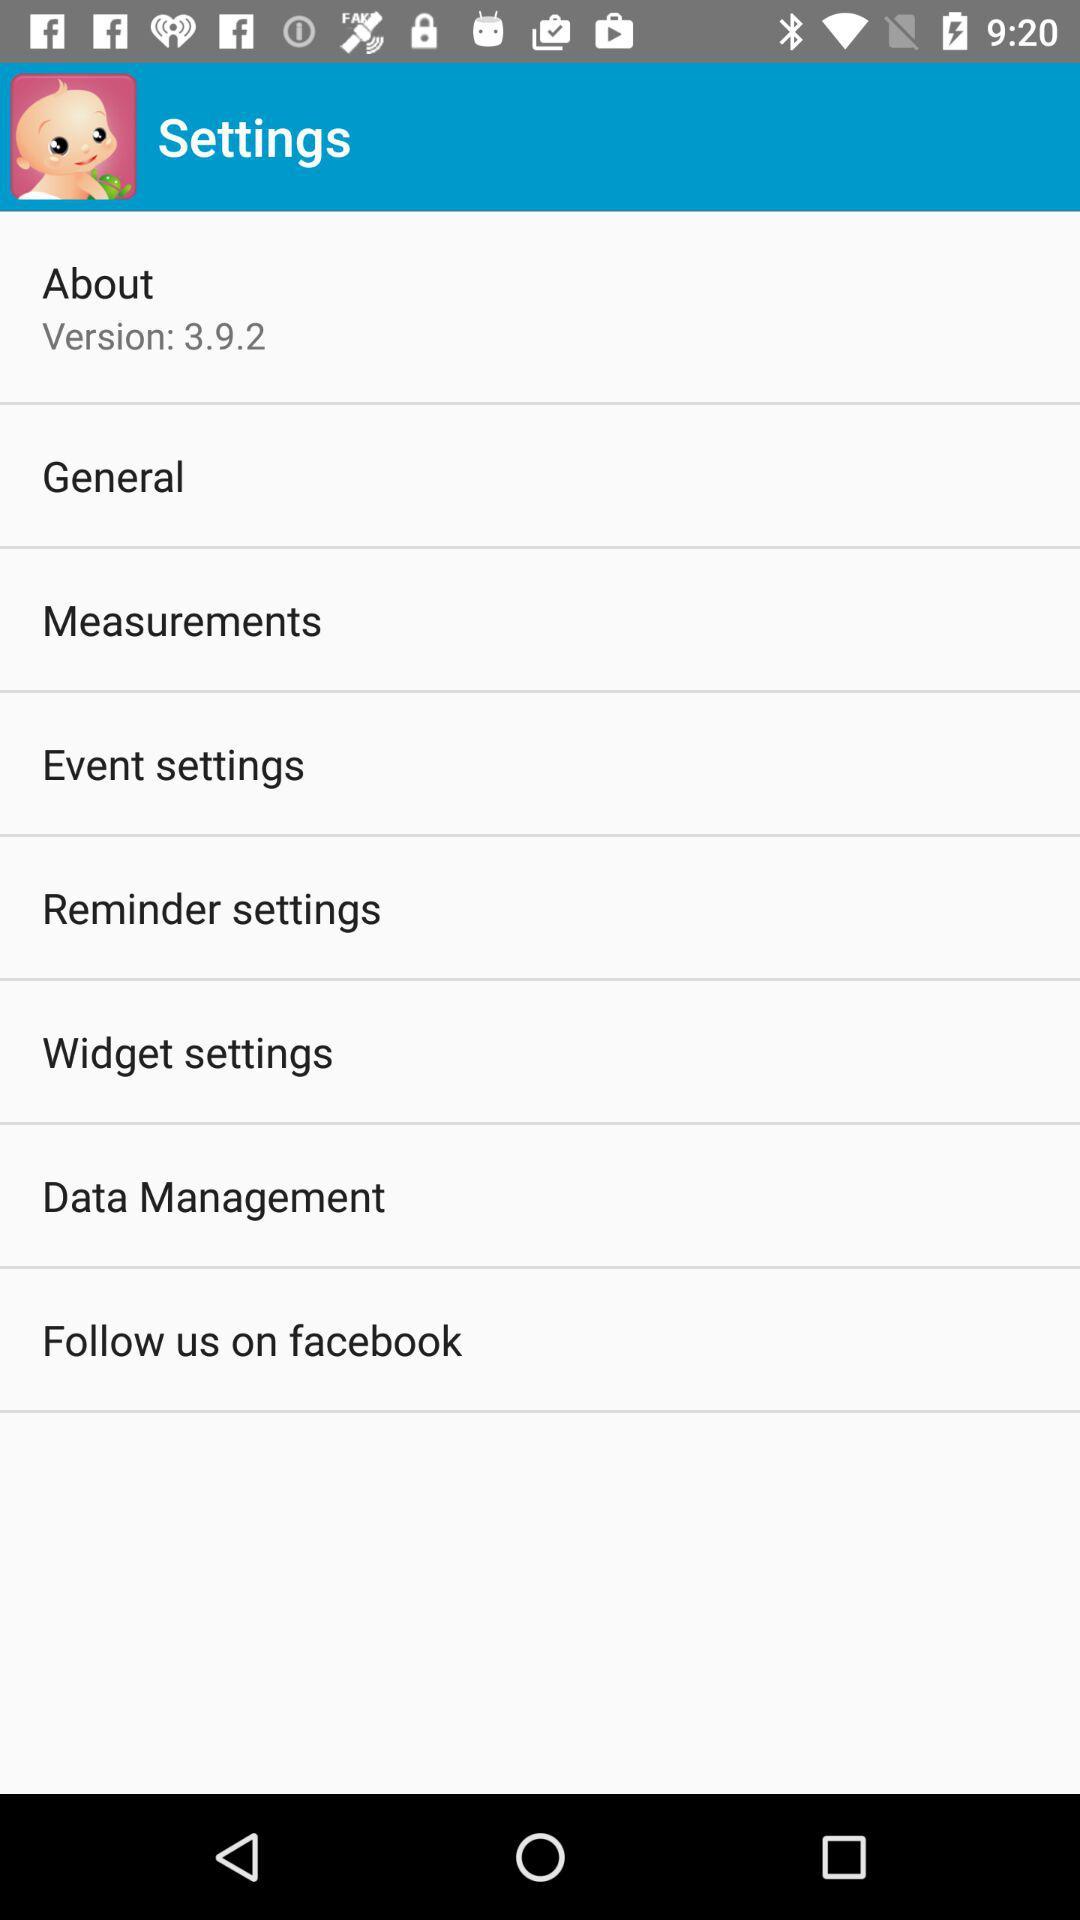 The image size is (1080, 1920). What do you see at coordinates (182, 618) in the screenshot?
I see `app below the general icon` at bounding box center [182, 618].